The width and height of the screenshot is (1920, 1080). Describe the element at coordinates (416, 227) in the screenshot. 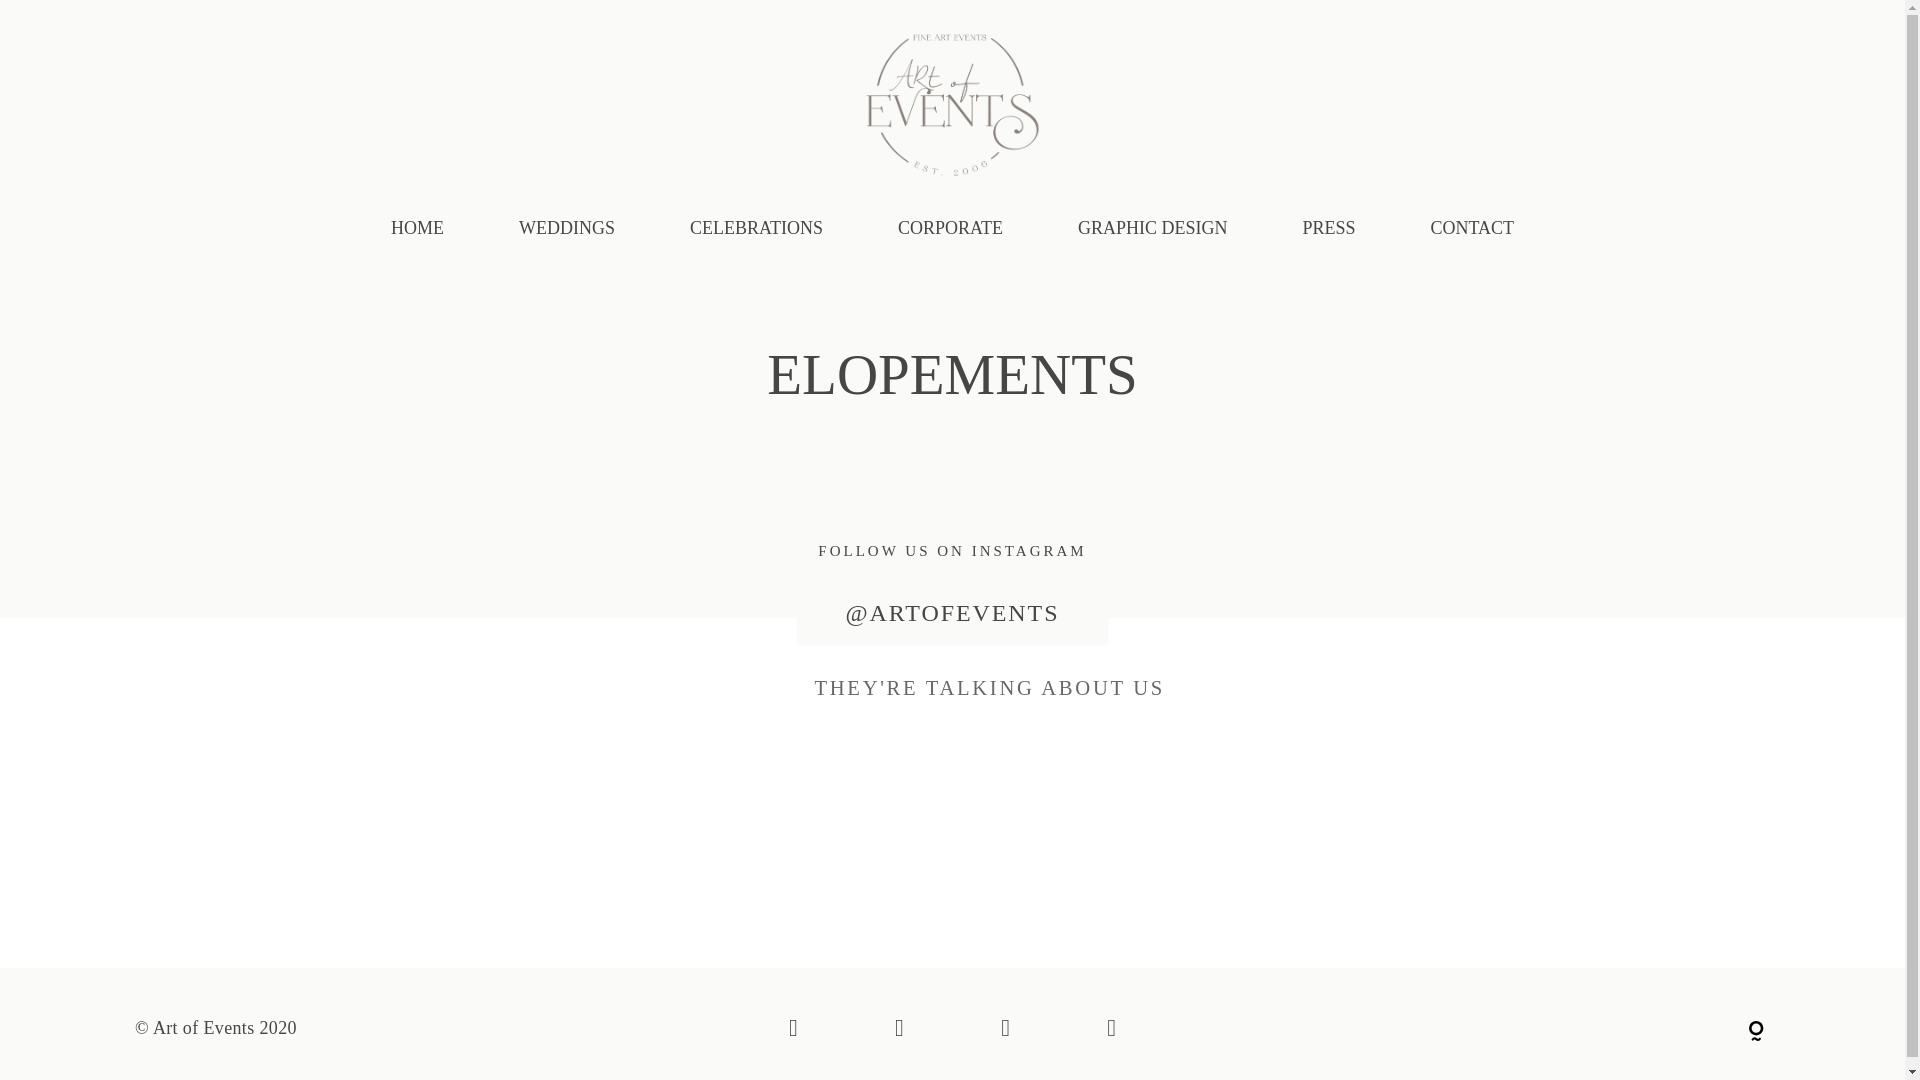

I see `'HOME'` at that location.